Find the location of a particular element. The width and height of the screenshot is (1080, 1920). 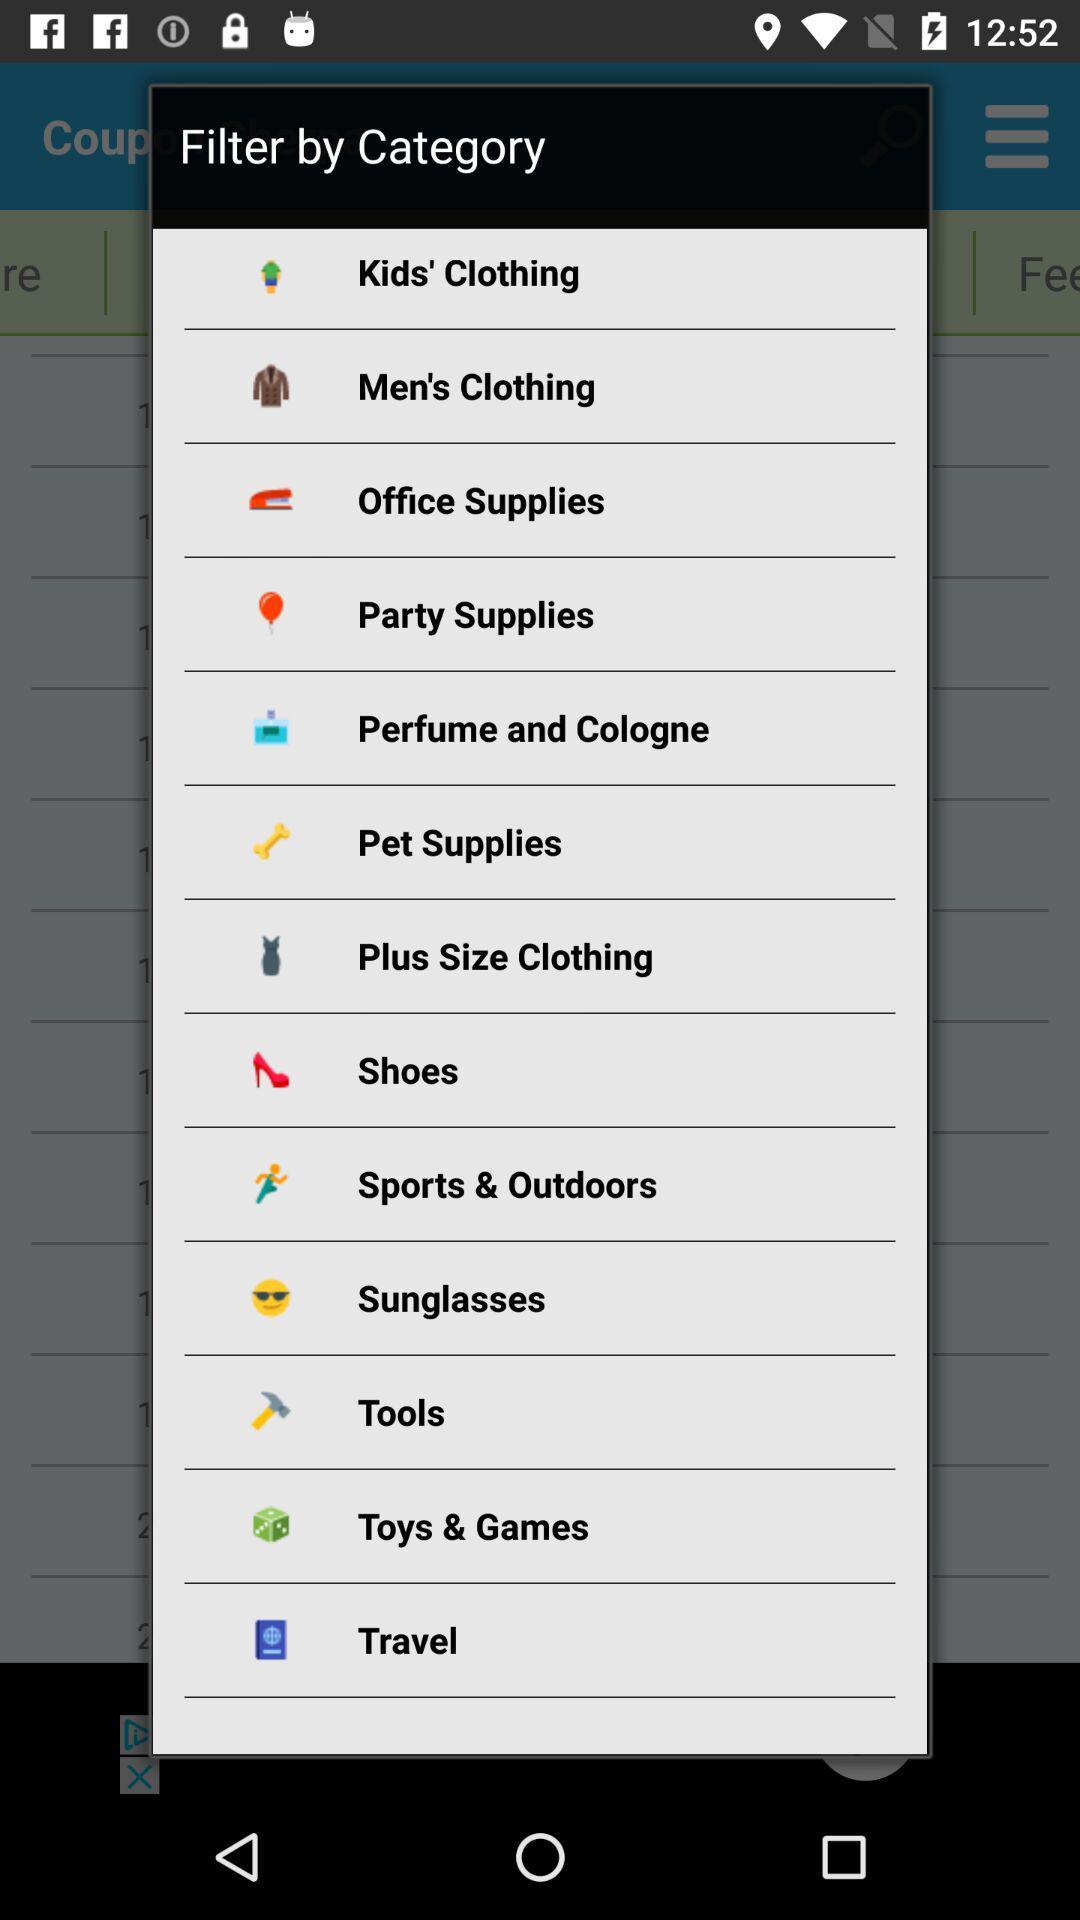

icon above toys & games is located at coordinates (563, 1410).